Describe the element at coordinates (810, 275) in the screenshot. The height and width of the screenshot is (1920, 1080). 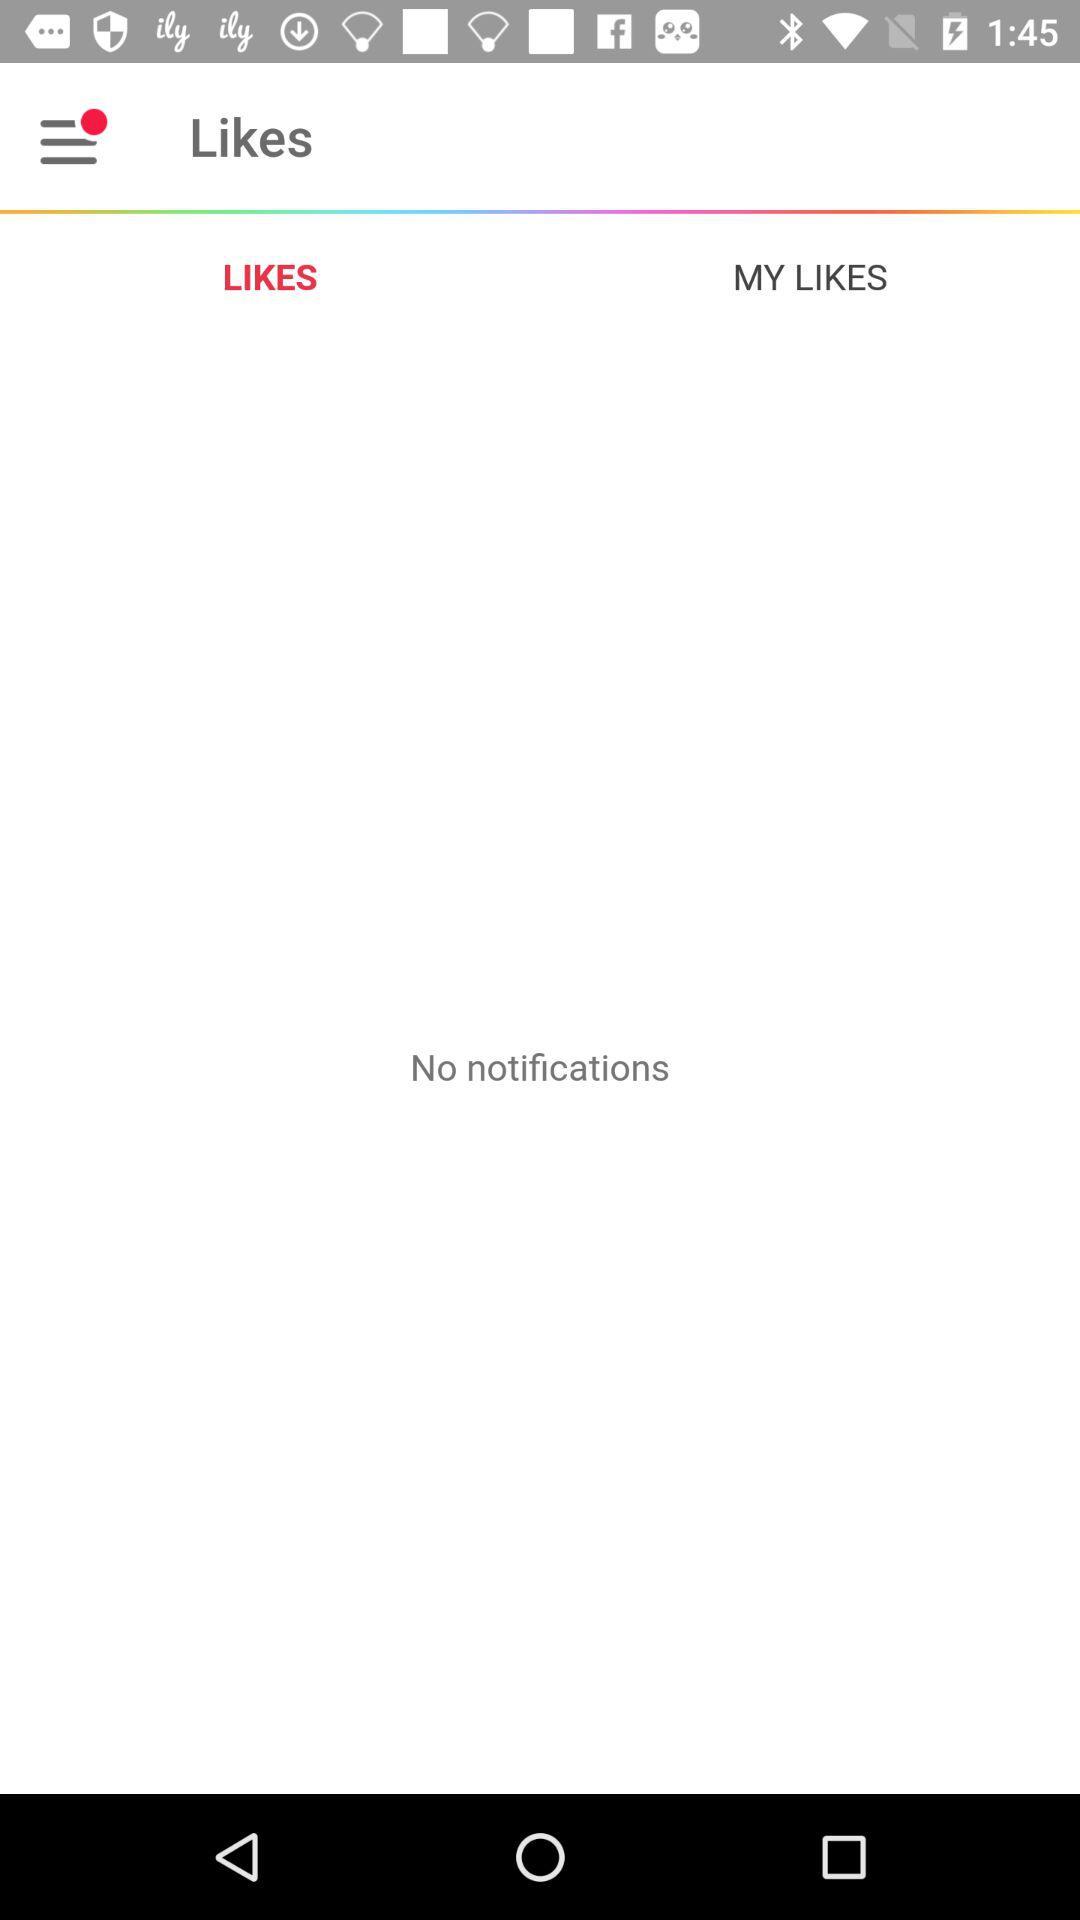
I see `my likes` at that location.